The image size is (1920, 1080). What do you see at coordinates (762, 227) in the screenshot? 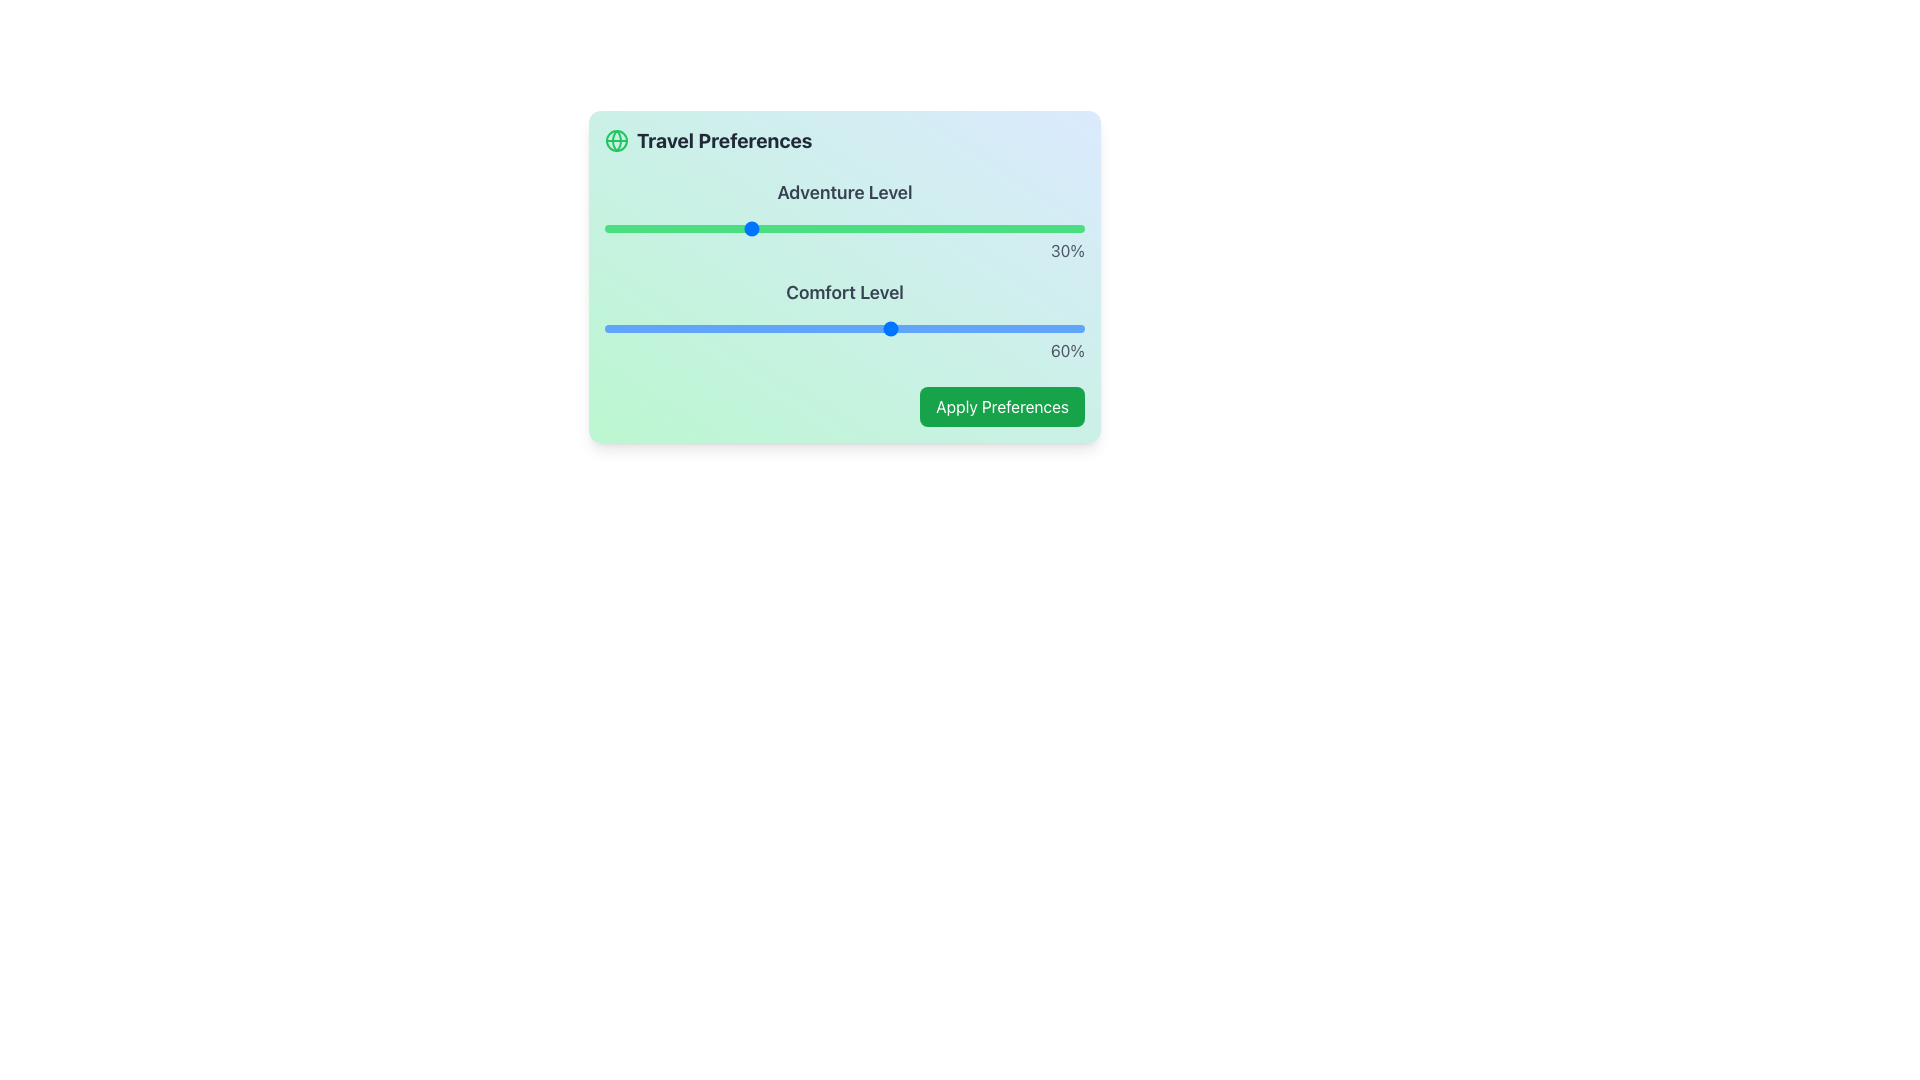
I see `the adventure level` at bounding box center [762, 227].